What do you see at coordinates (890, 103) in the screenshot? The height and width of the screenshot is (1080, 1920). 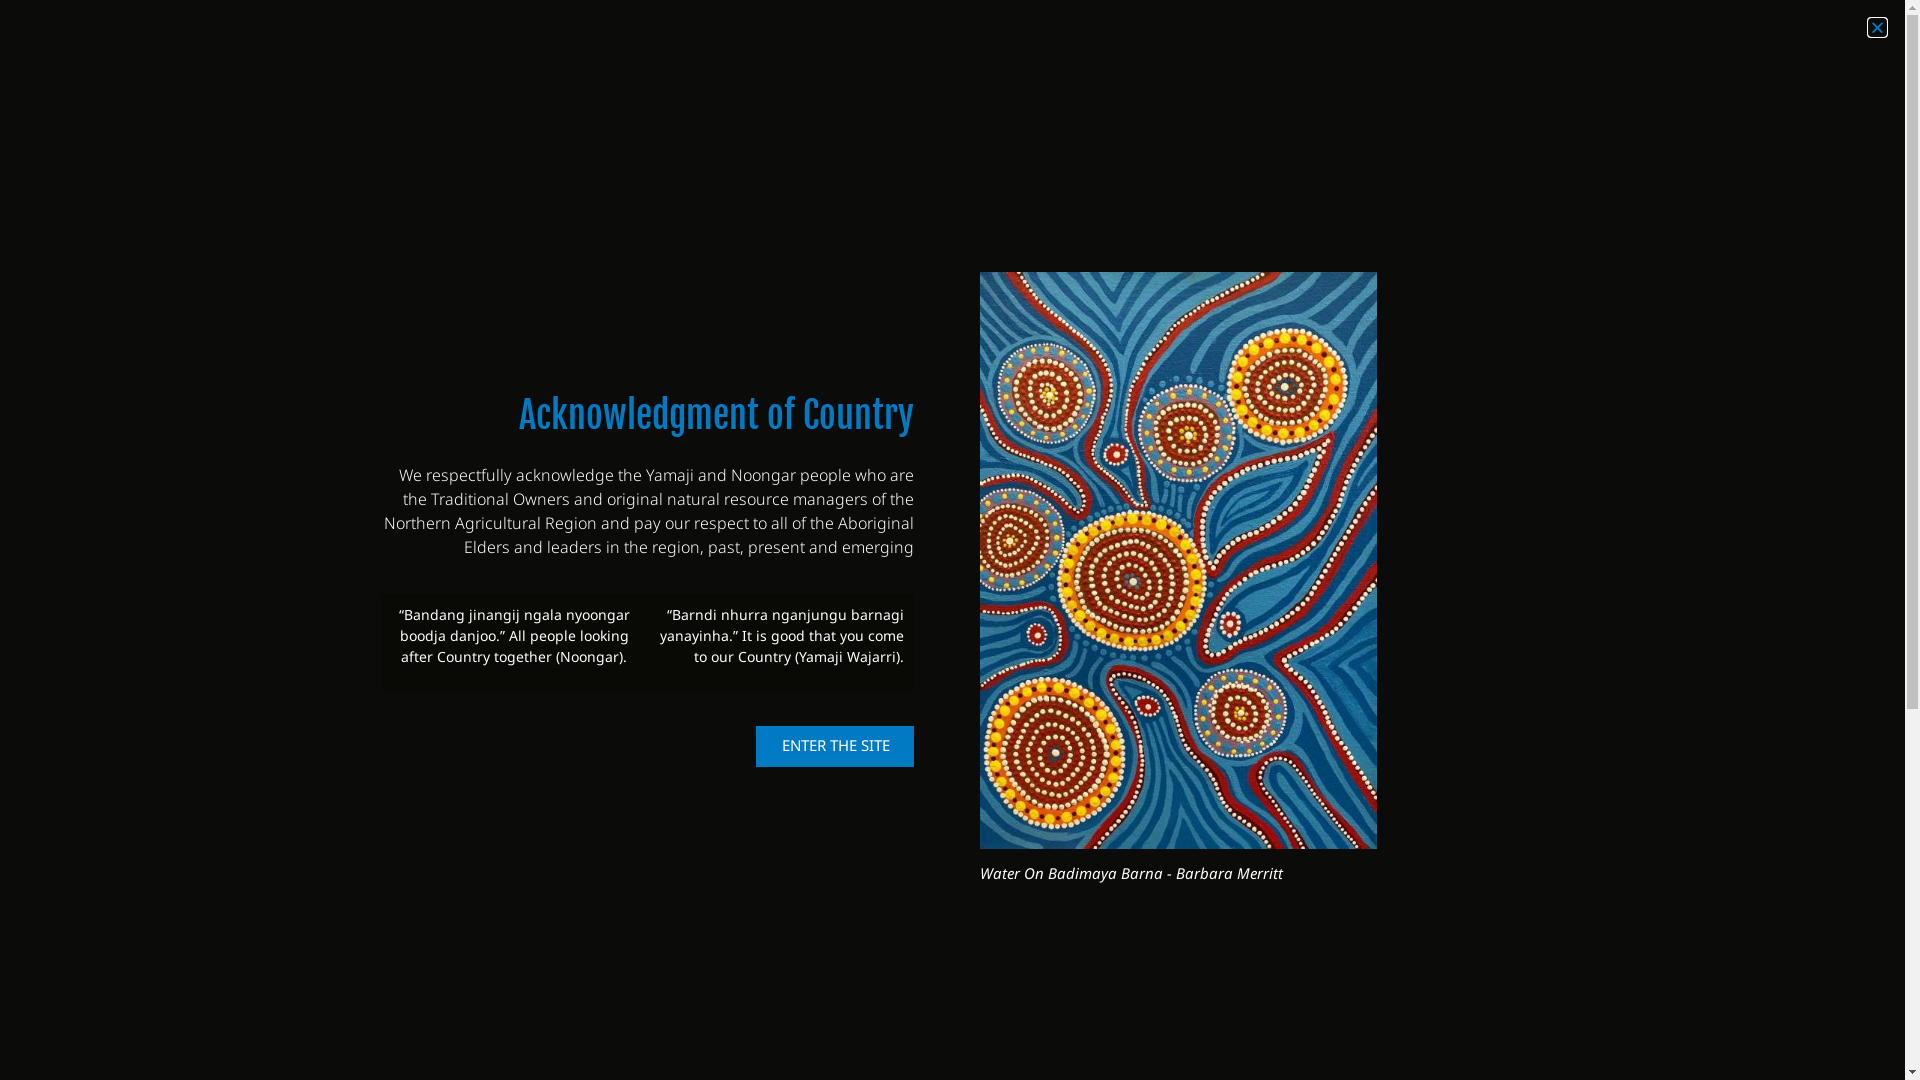 I see `'NRM STRATEGY'` at bounding box center [890, 103].